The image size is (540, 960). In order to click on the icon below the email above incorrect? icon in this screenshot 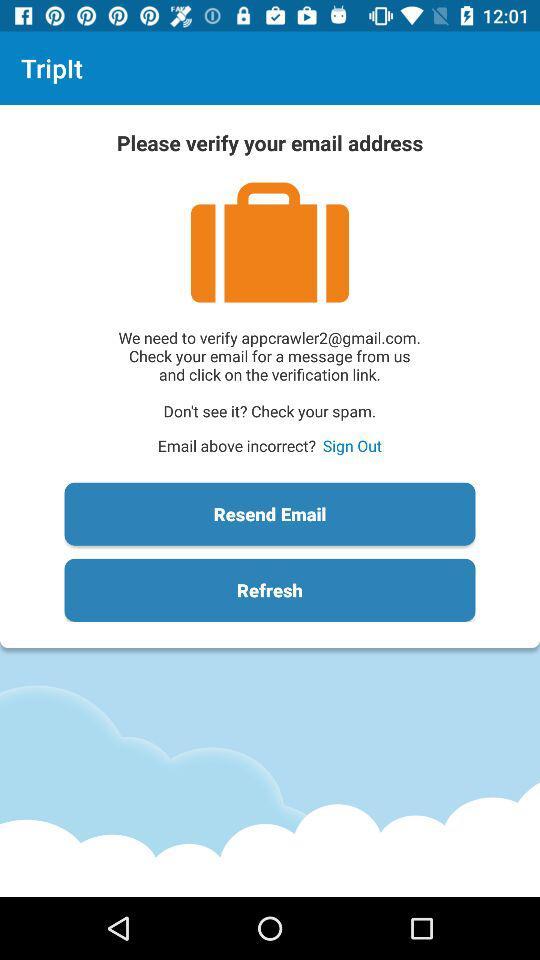, I will do `click(270, 513)`.